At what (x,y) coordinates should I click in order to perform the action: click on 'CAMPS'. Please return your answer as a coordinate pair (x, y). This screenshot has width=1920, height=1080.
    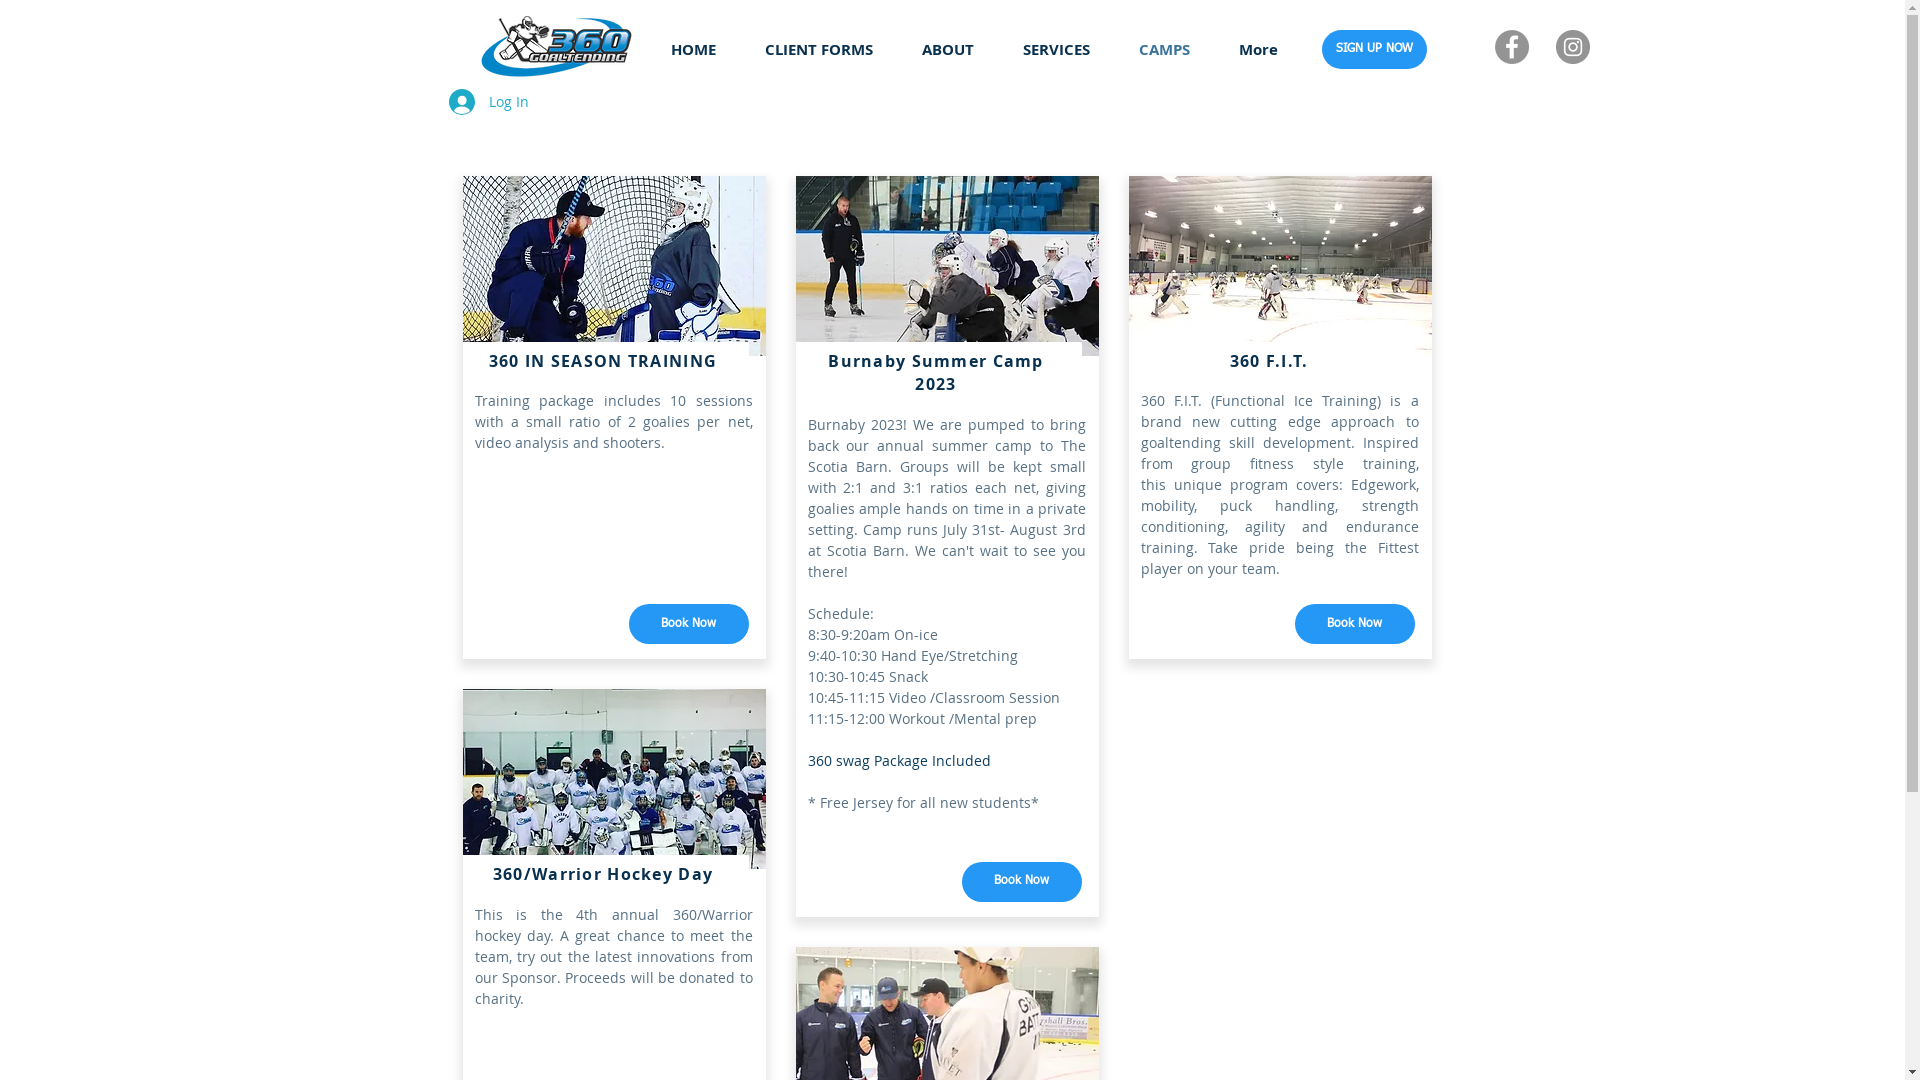
    Looking at the image, I should click on (1112, 48).